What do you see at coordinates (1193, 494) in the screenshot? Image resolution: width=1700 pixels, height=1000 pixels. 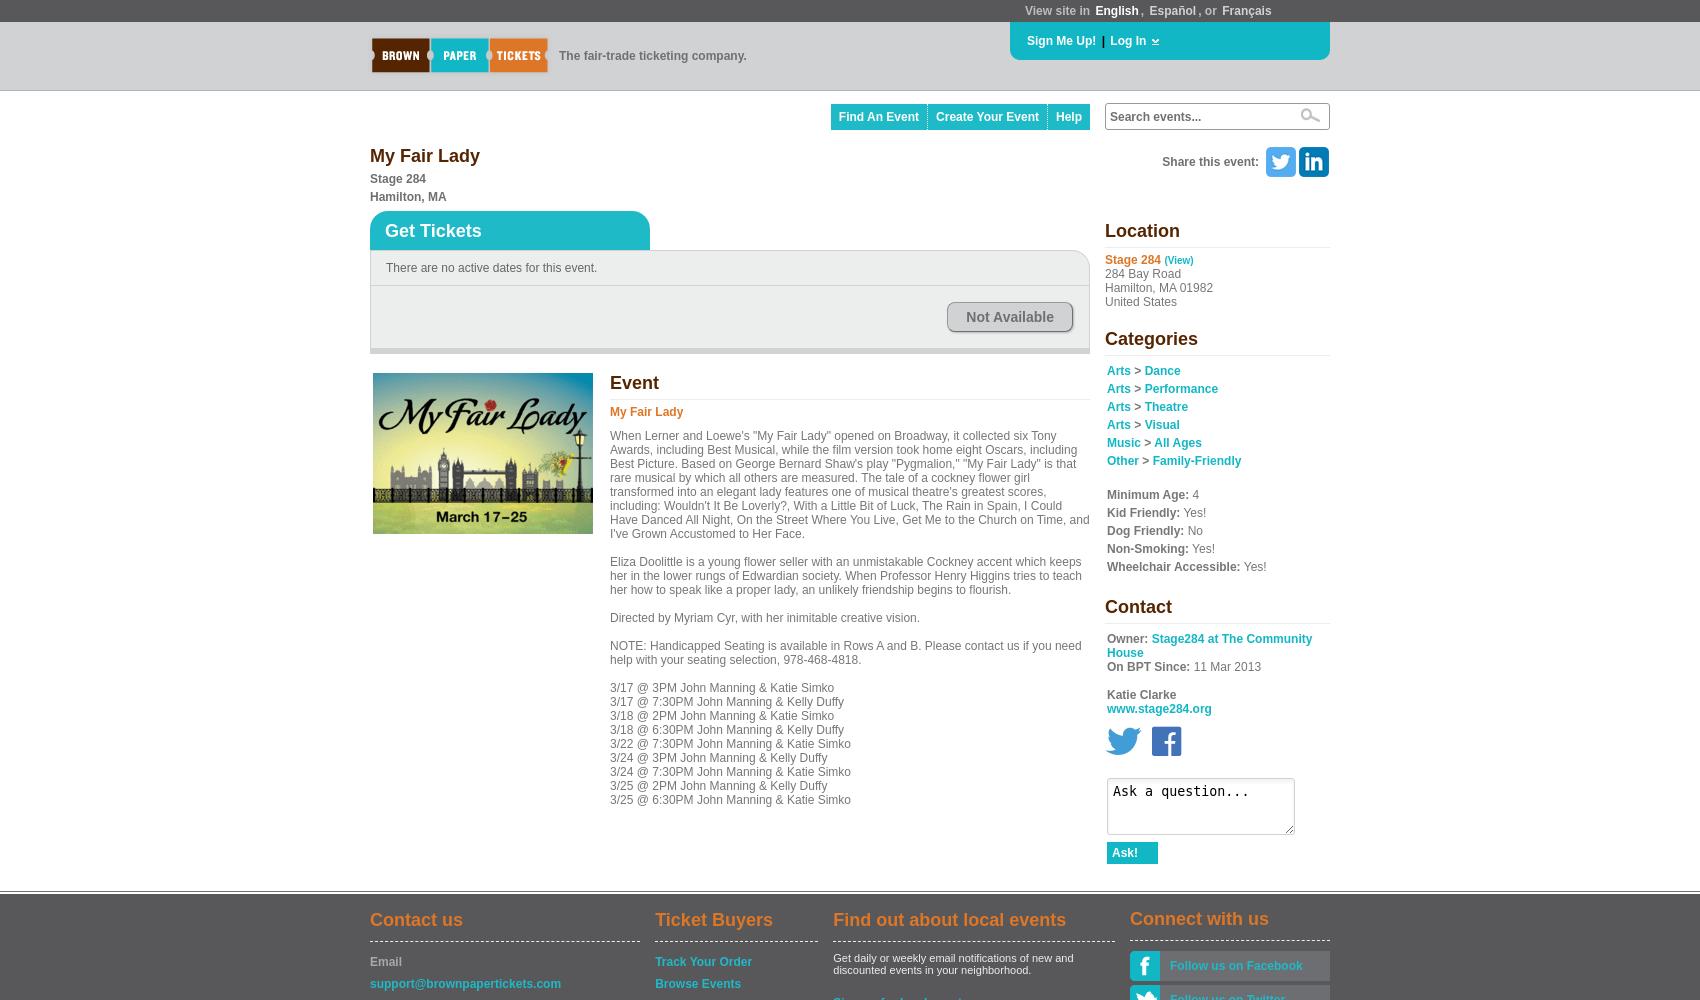 I see `'4'` at bounding box center [1193, 494].